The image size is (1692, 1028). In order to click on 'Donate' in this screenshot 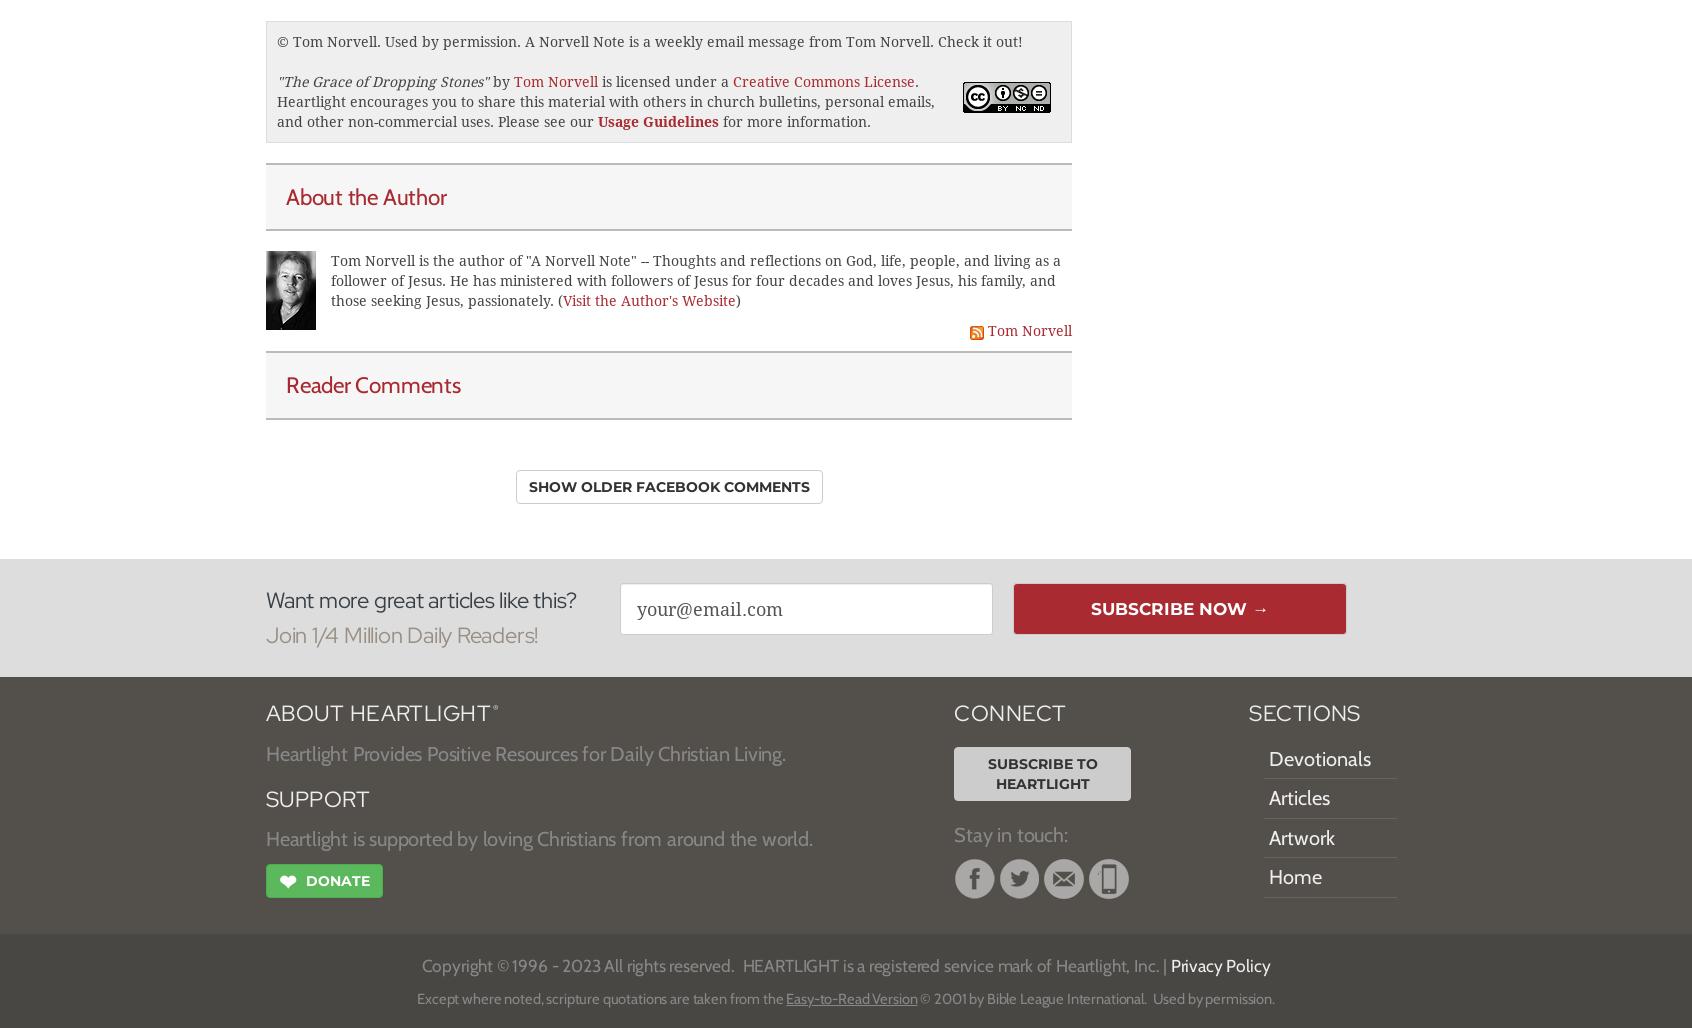, I will do `click(335, 878)`.